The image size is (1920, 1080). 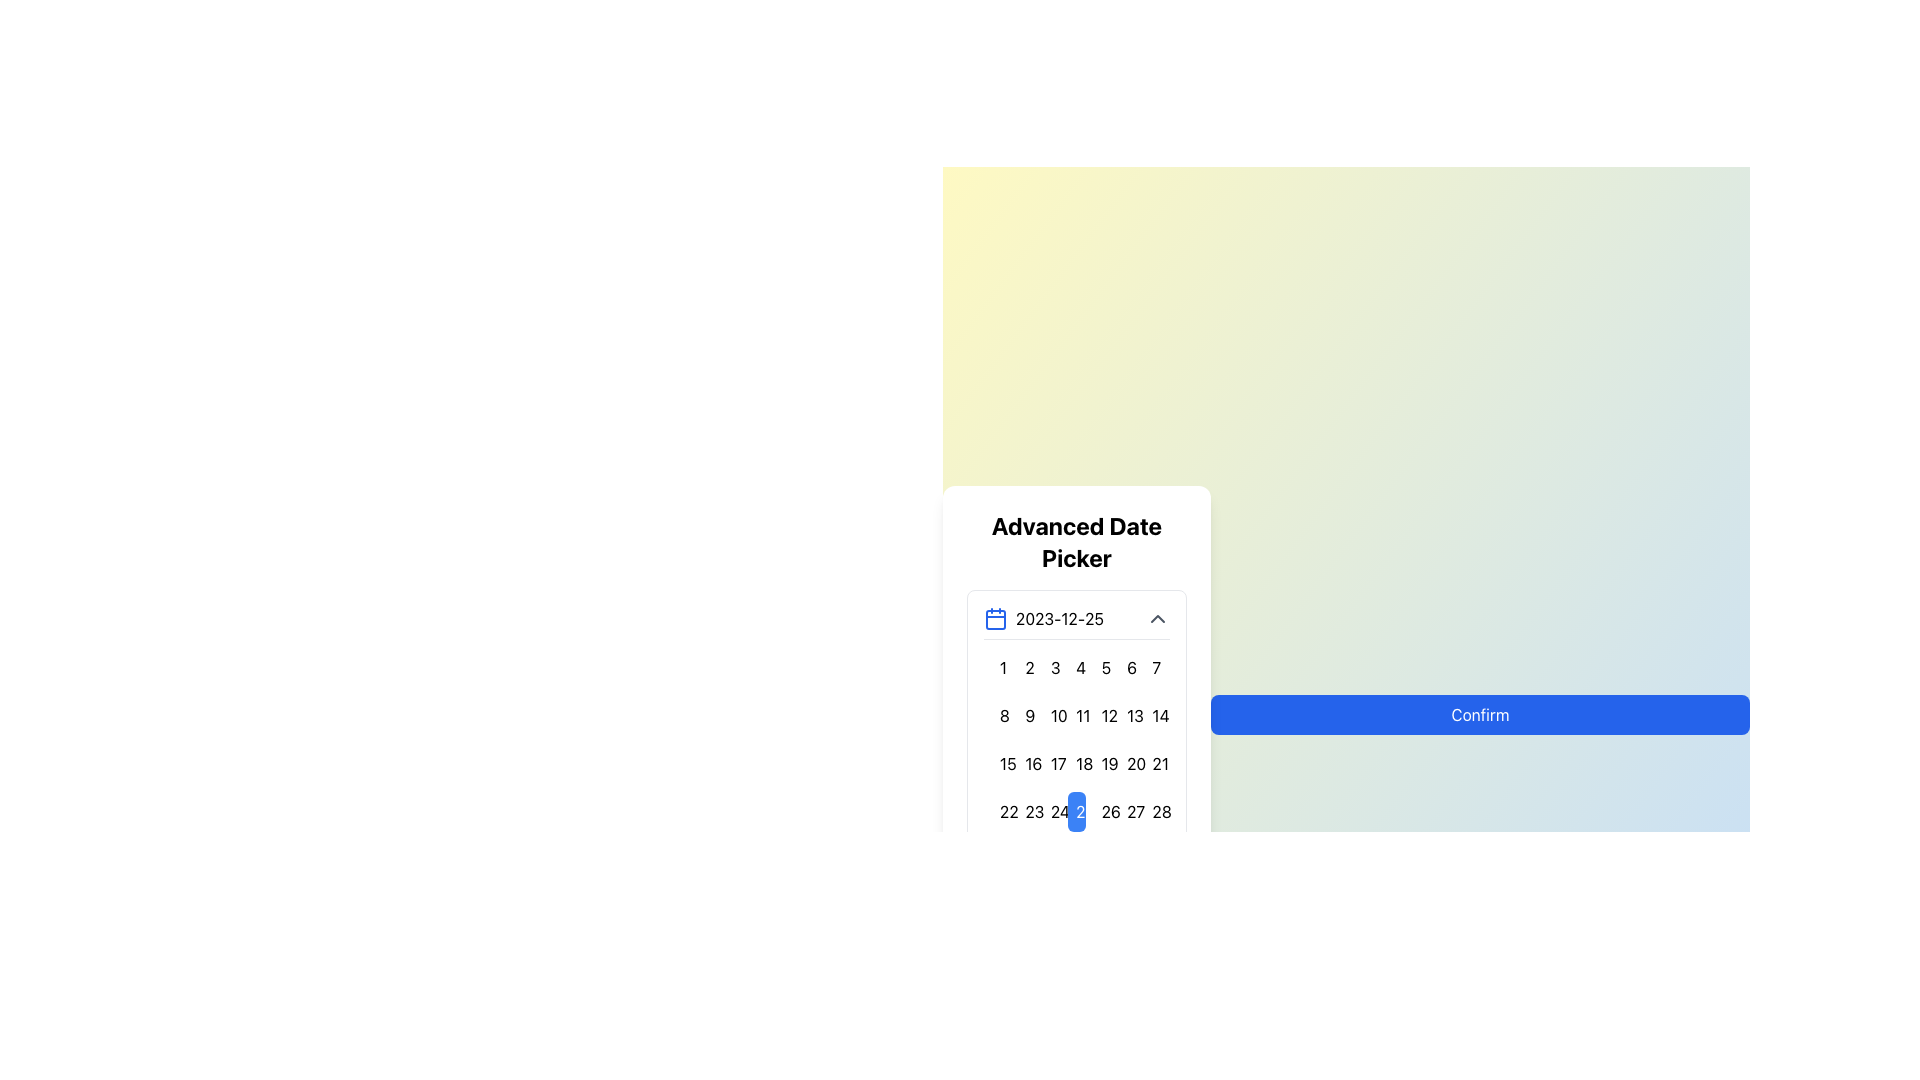 I want to click on the Date Picker Header, so click(x=1074, y=616).